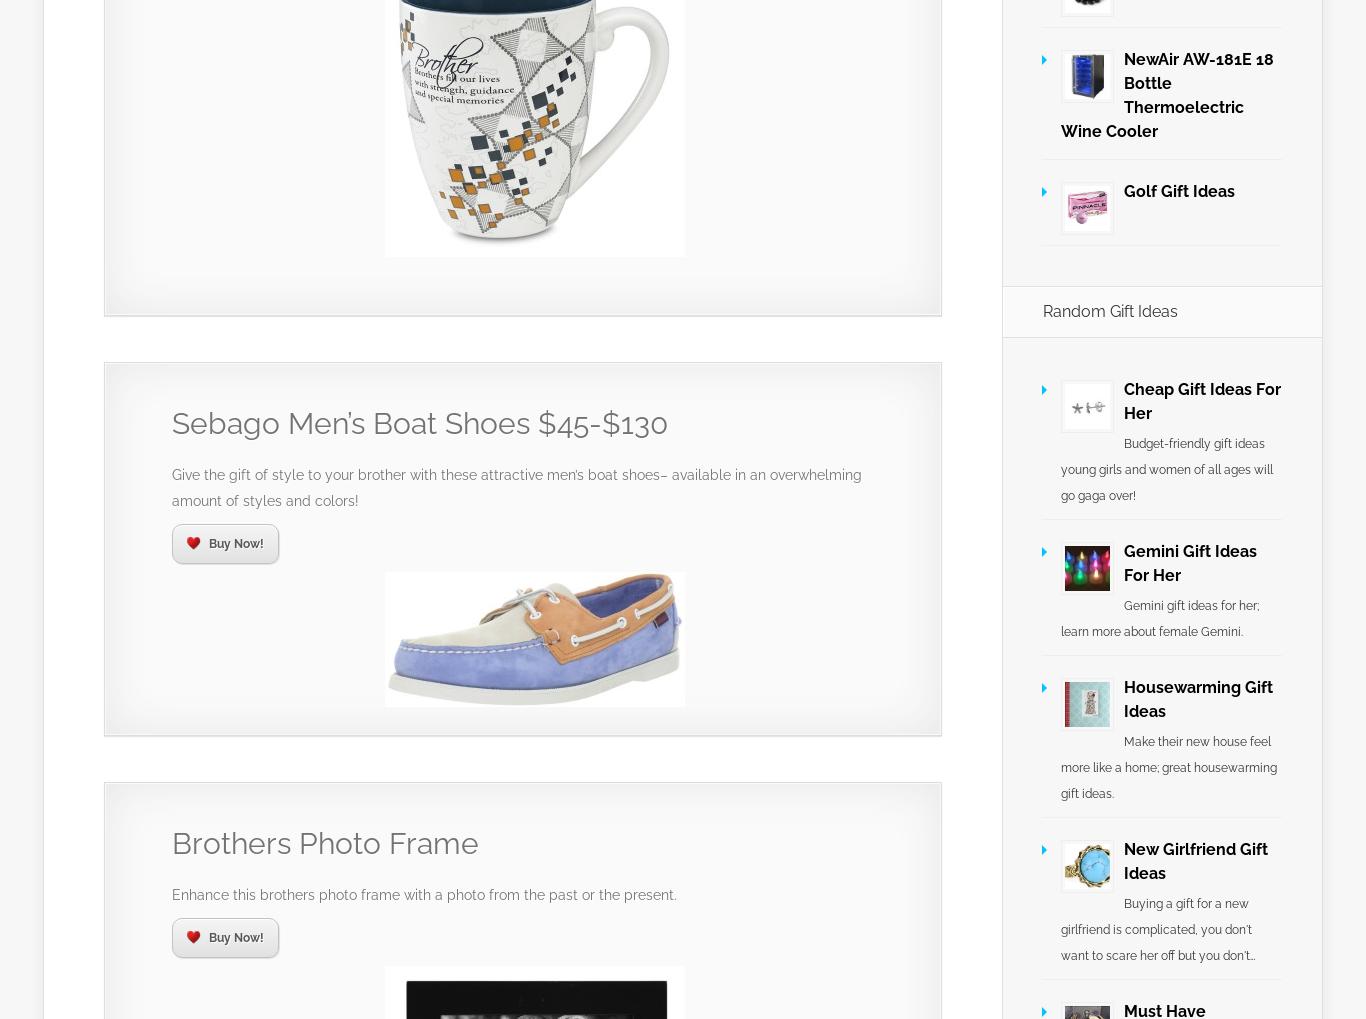 Image resolution: width=1366 pixels, height=1019 pixels. Describe the element at coordinates (1190, 562) in the screenshot. I see `'Gemini Gift Ideas For Her'` at that location.